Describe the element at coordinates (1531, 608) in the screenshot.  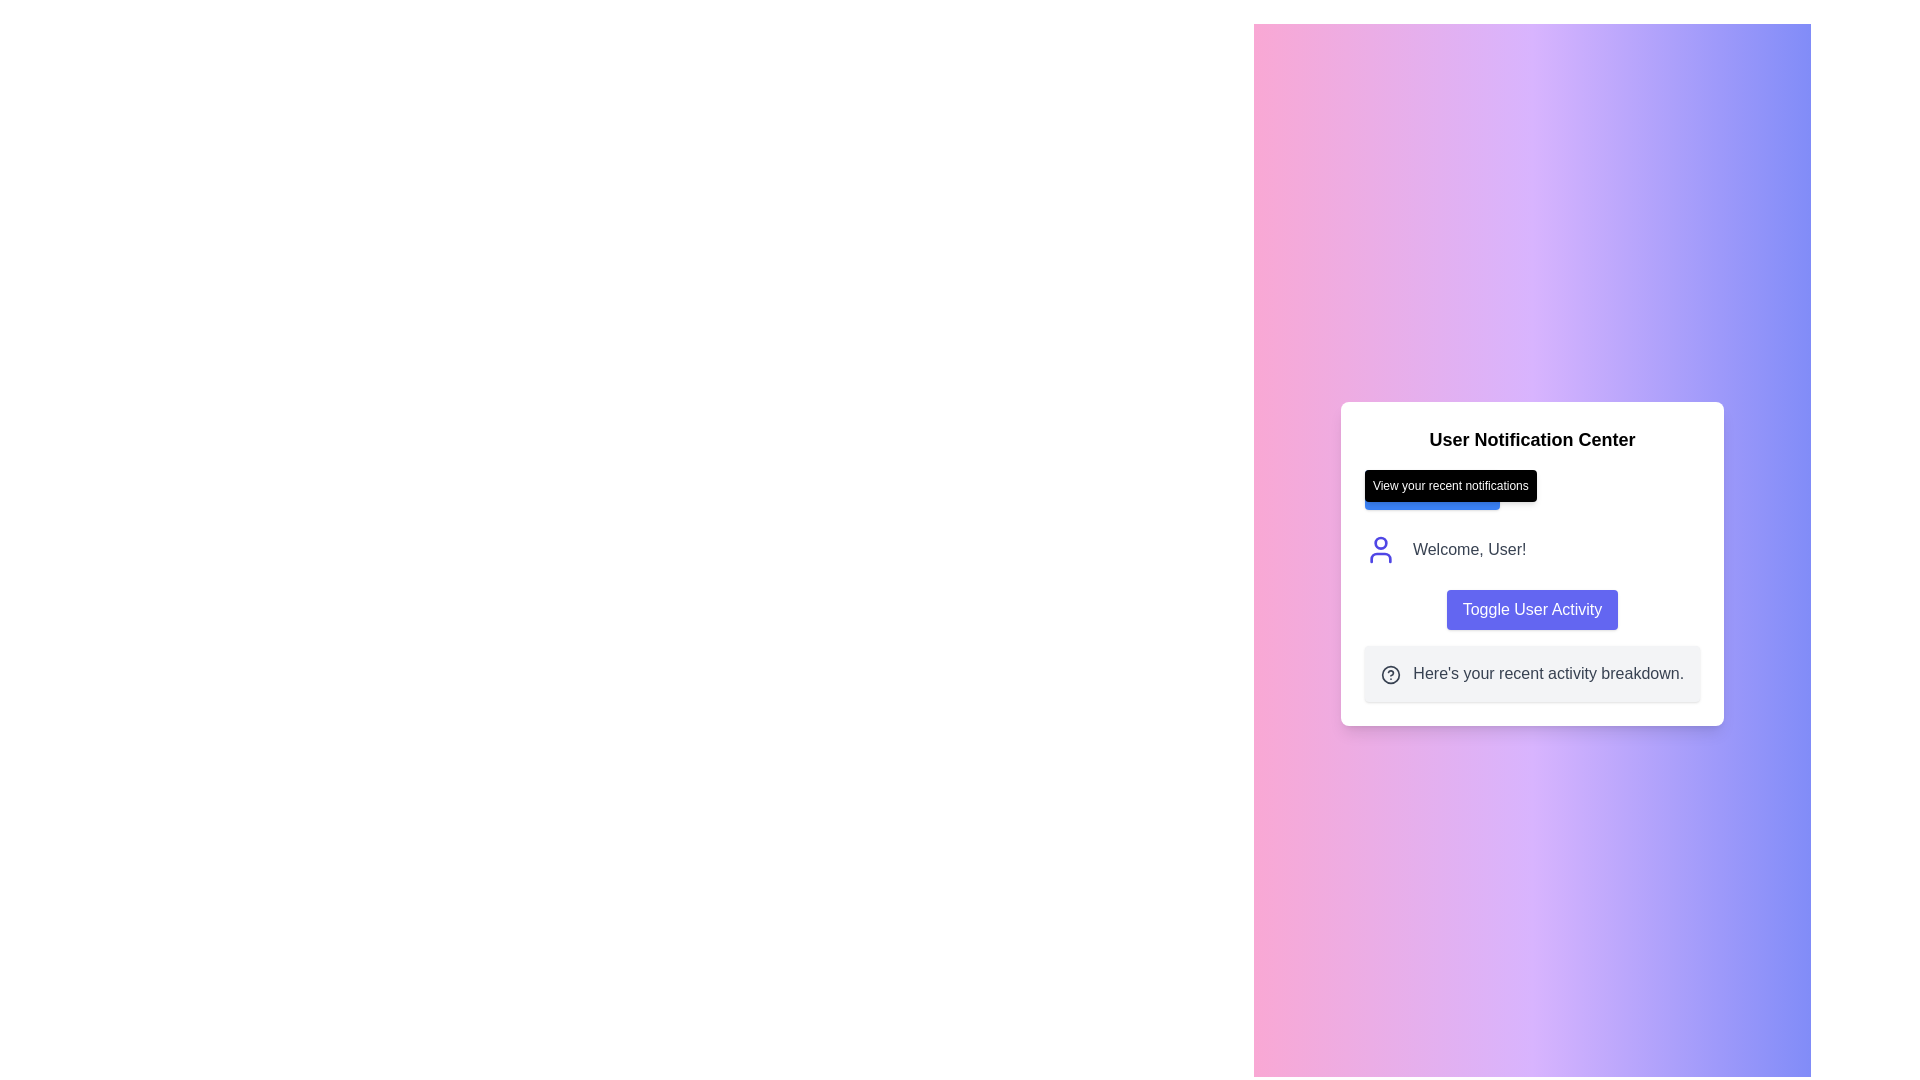
I see `the button that toggles the visibility of user activity information in the 'User Notification Center'` at that location.